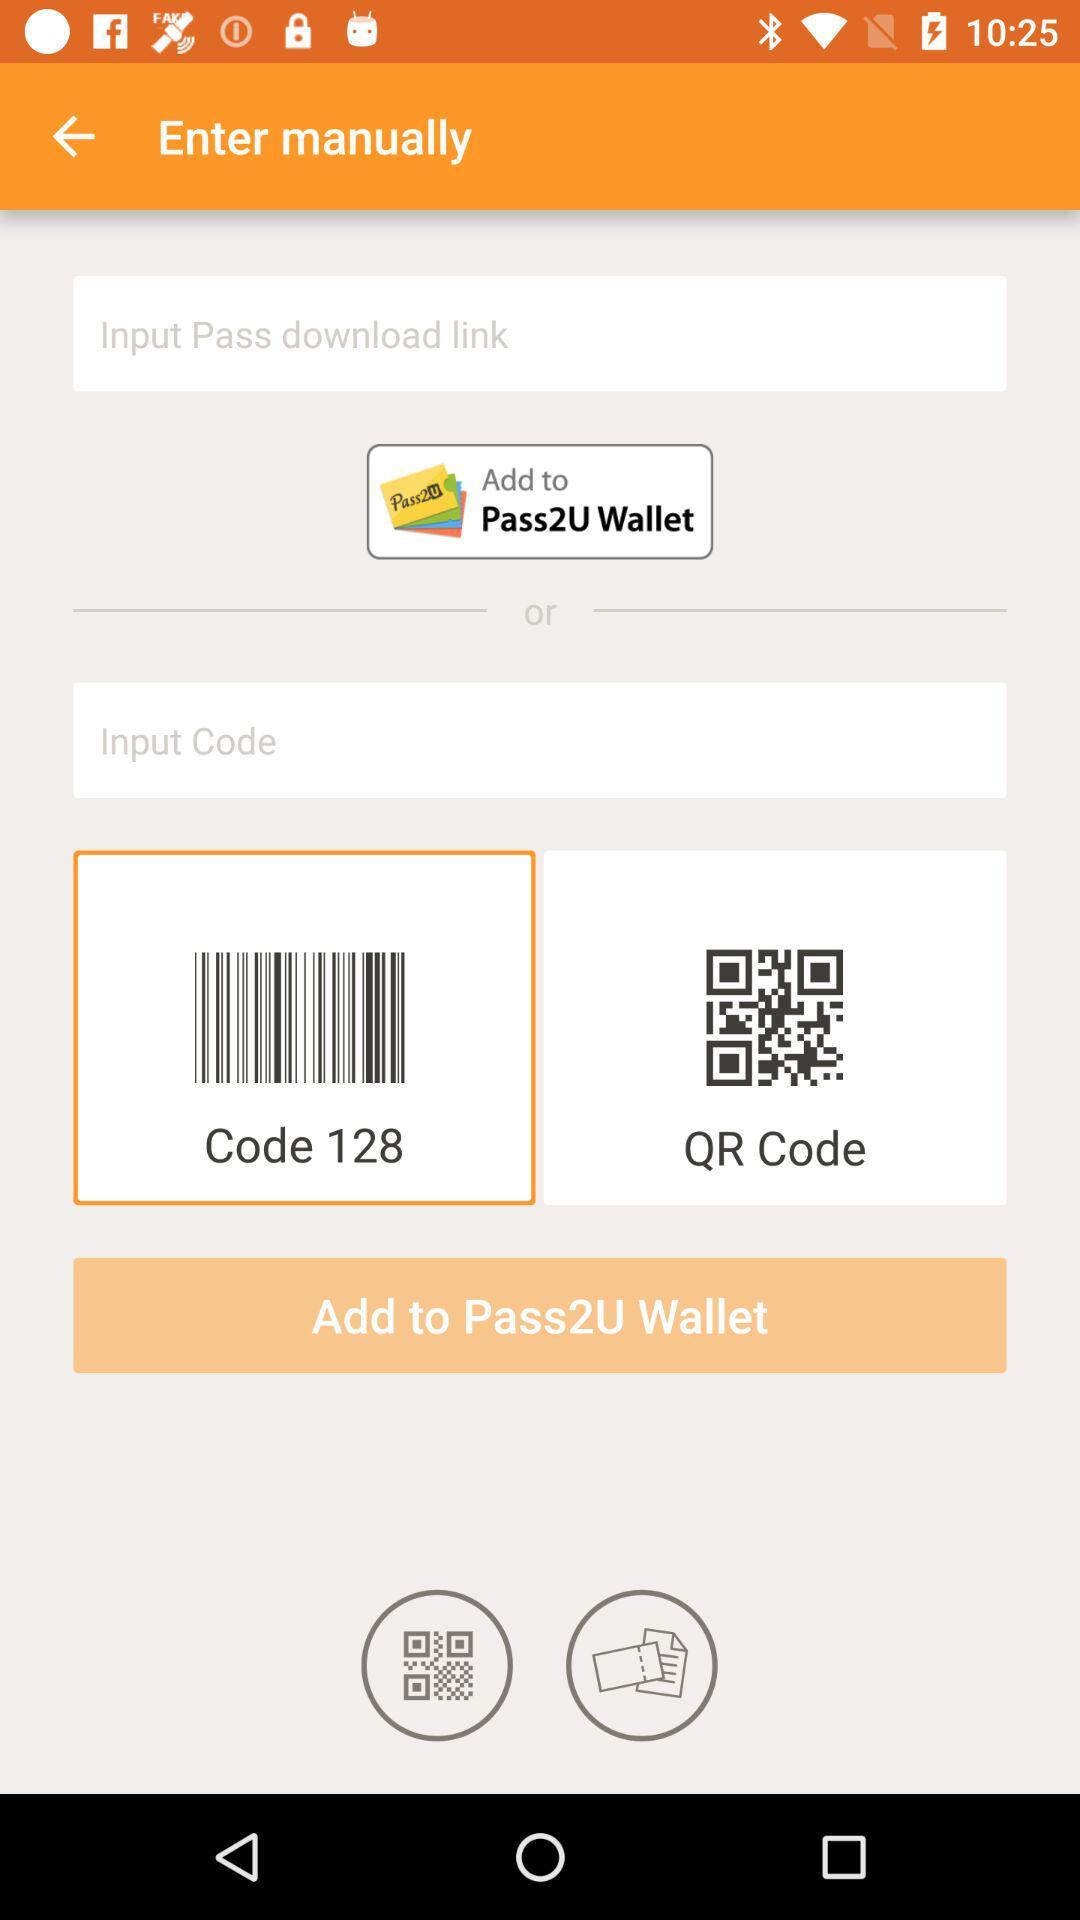 The height and width of the screenshot is (1920, 1080). Describe the element at coordinates (540, 1315) in the screenshot. I see `button below the qr code` at that location.